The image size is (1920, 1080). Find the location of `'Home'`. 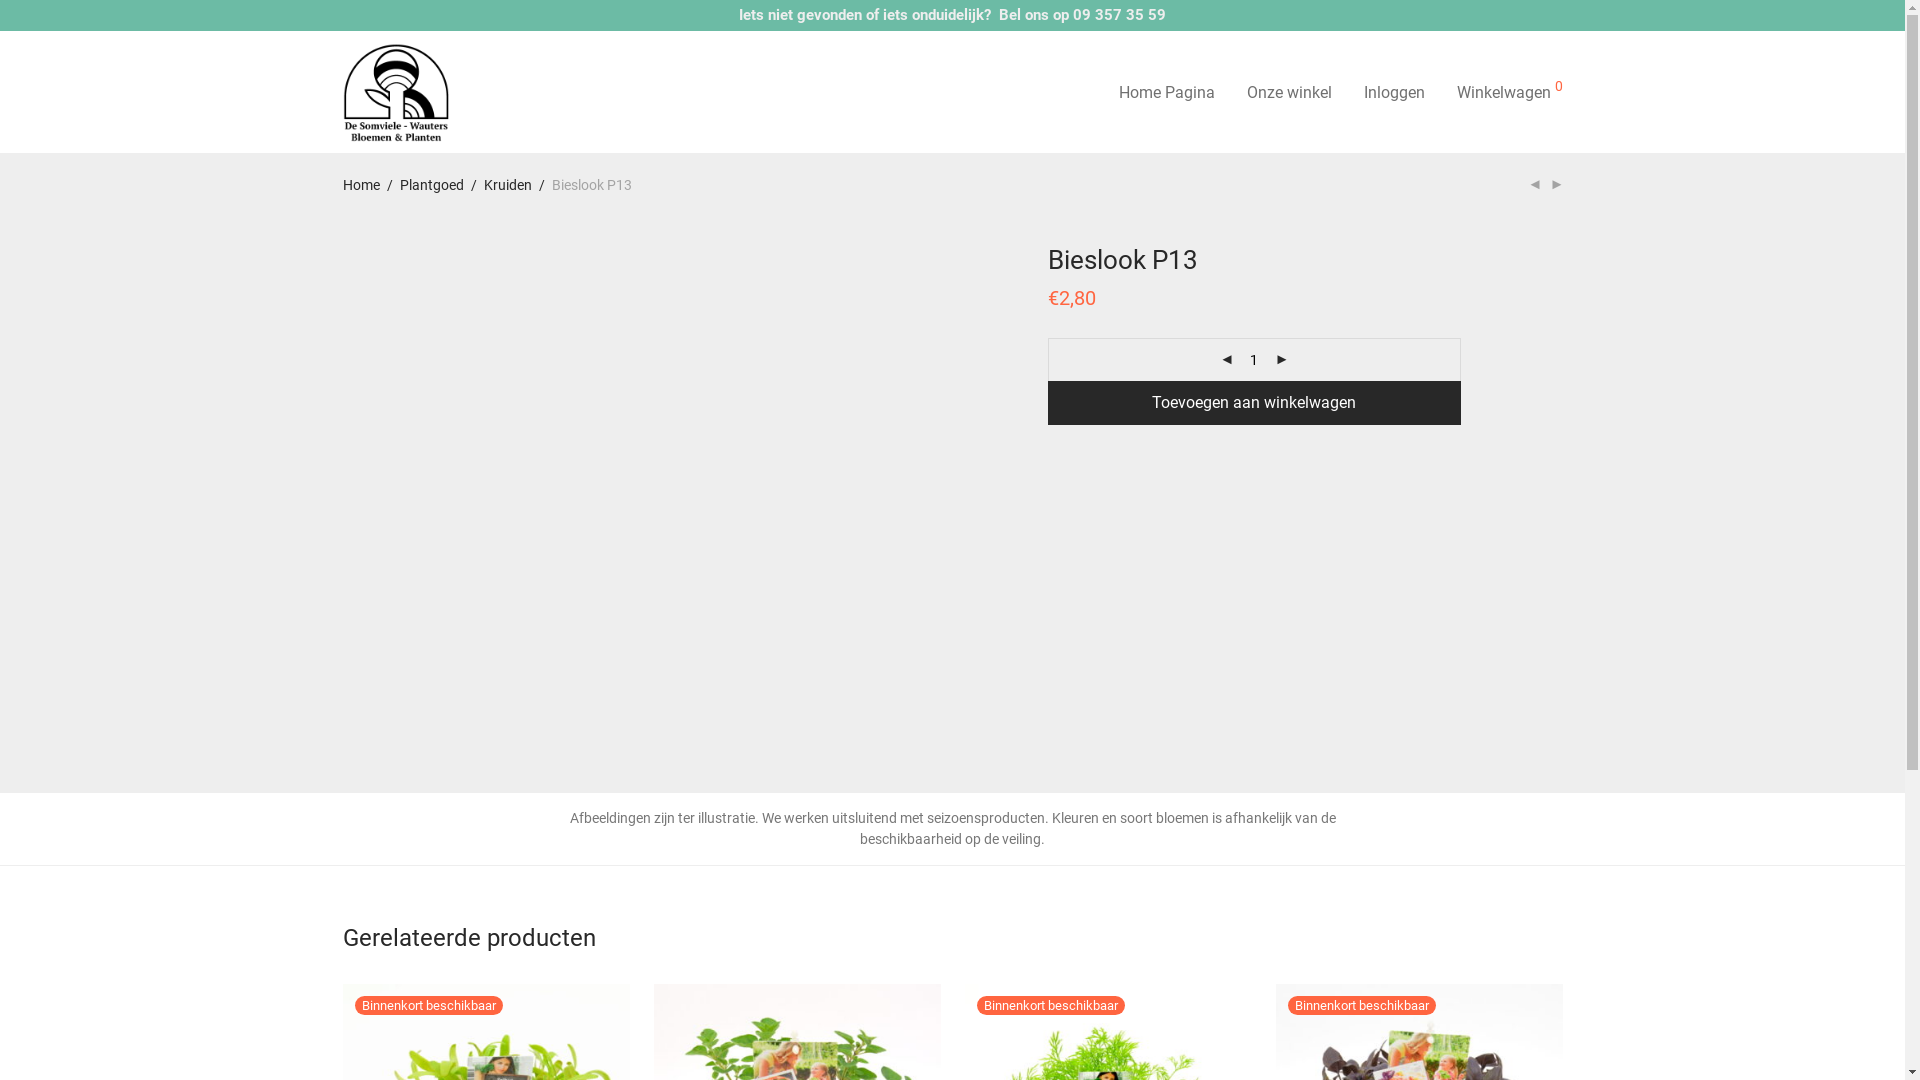

'Home' is located at coordinates (360, 185).